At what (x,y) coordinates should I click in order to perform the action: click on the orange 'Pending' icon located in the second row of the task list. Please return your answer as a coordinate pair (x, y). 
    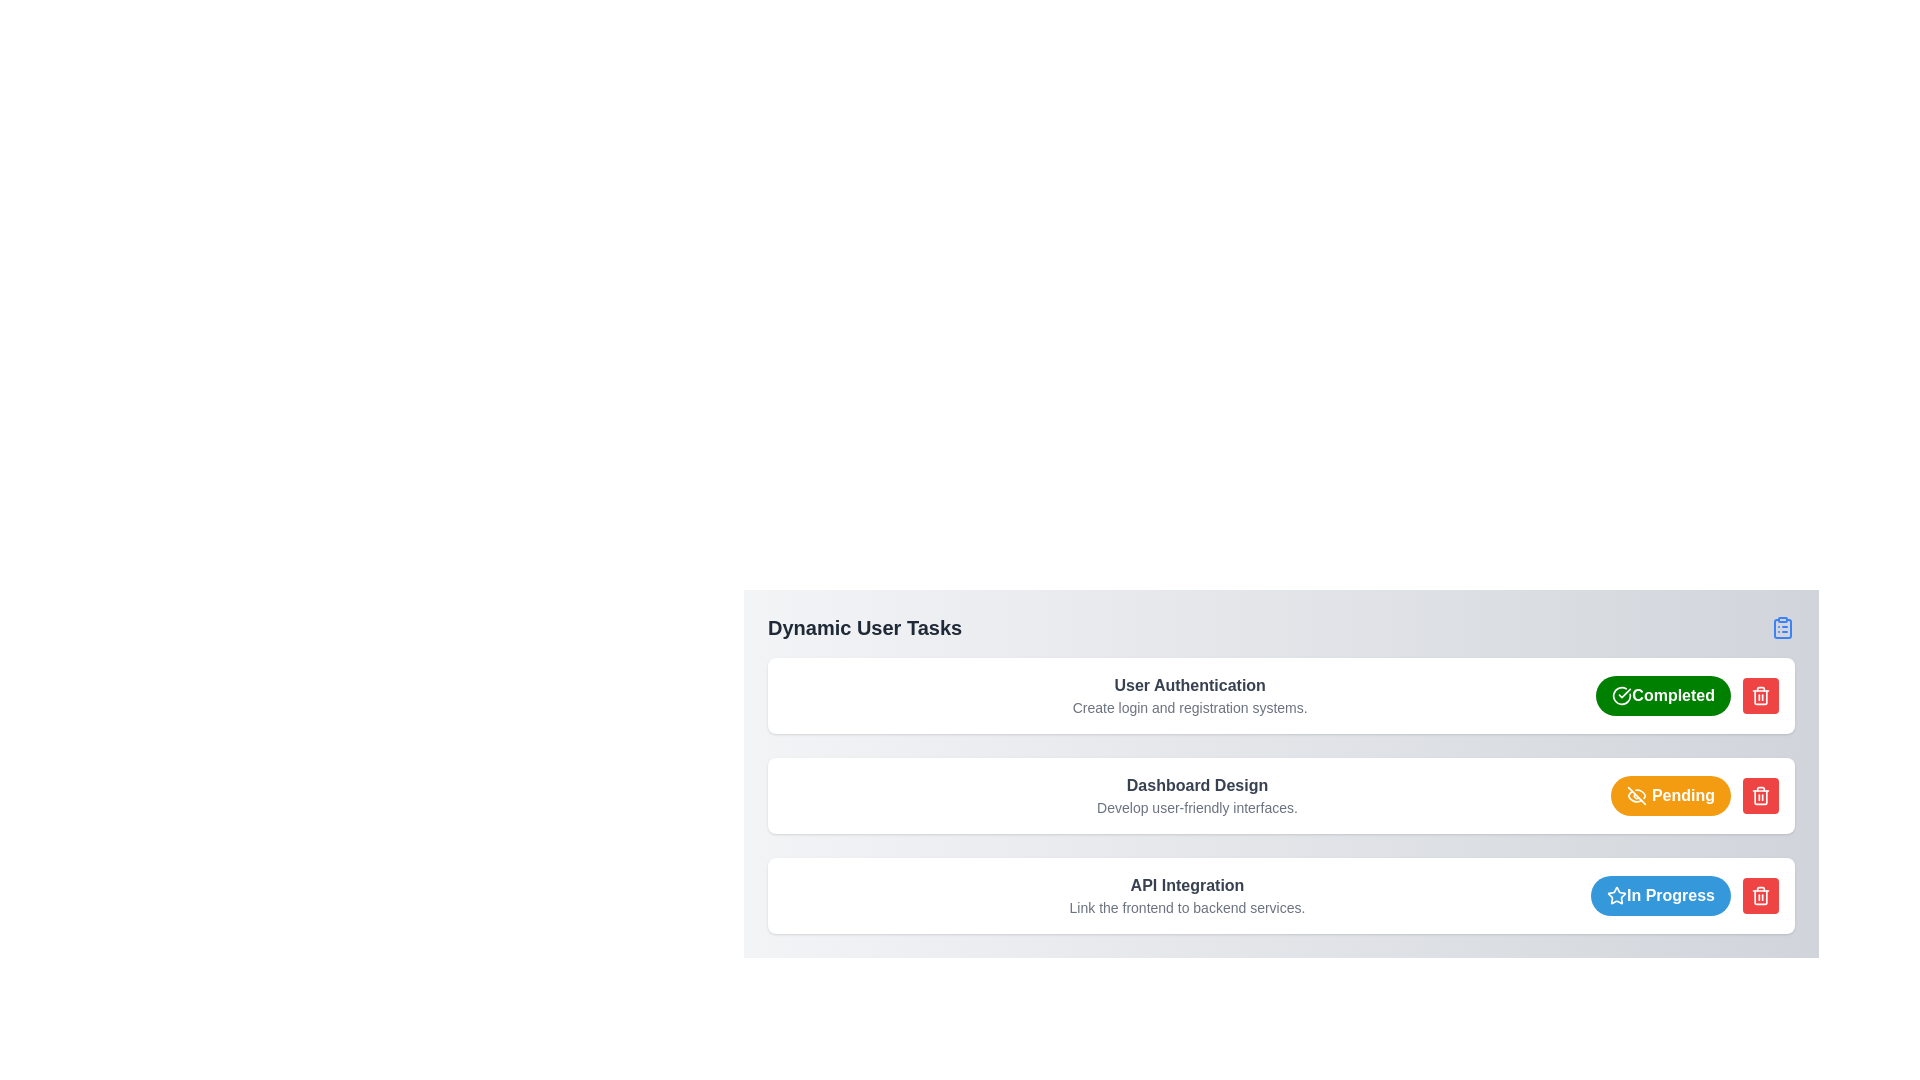
    Looking at the image, I should click on (1636, 794).